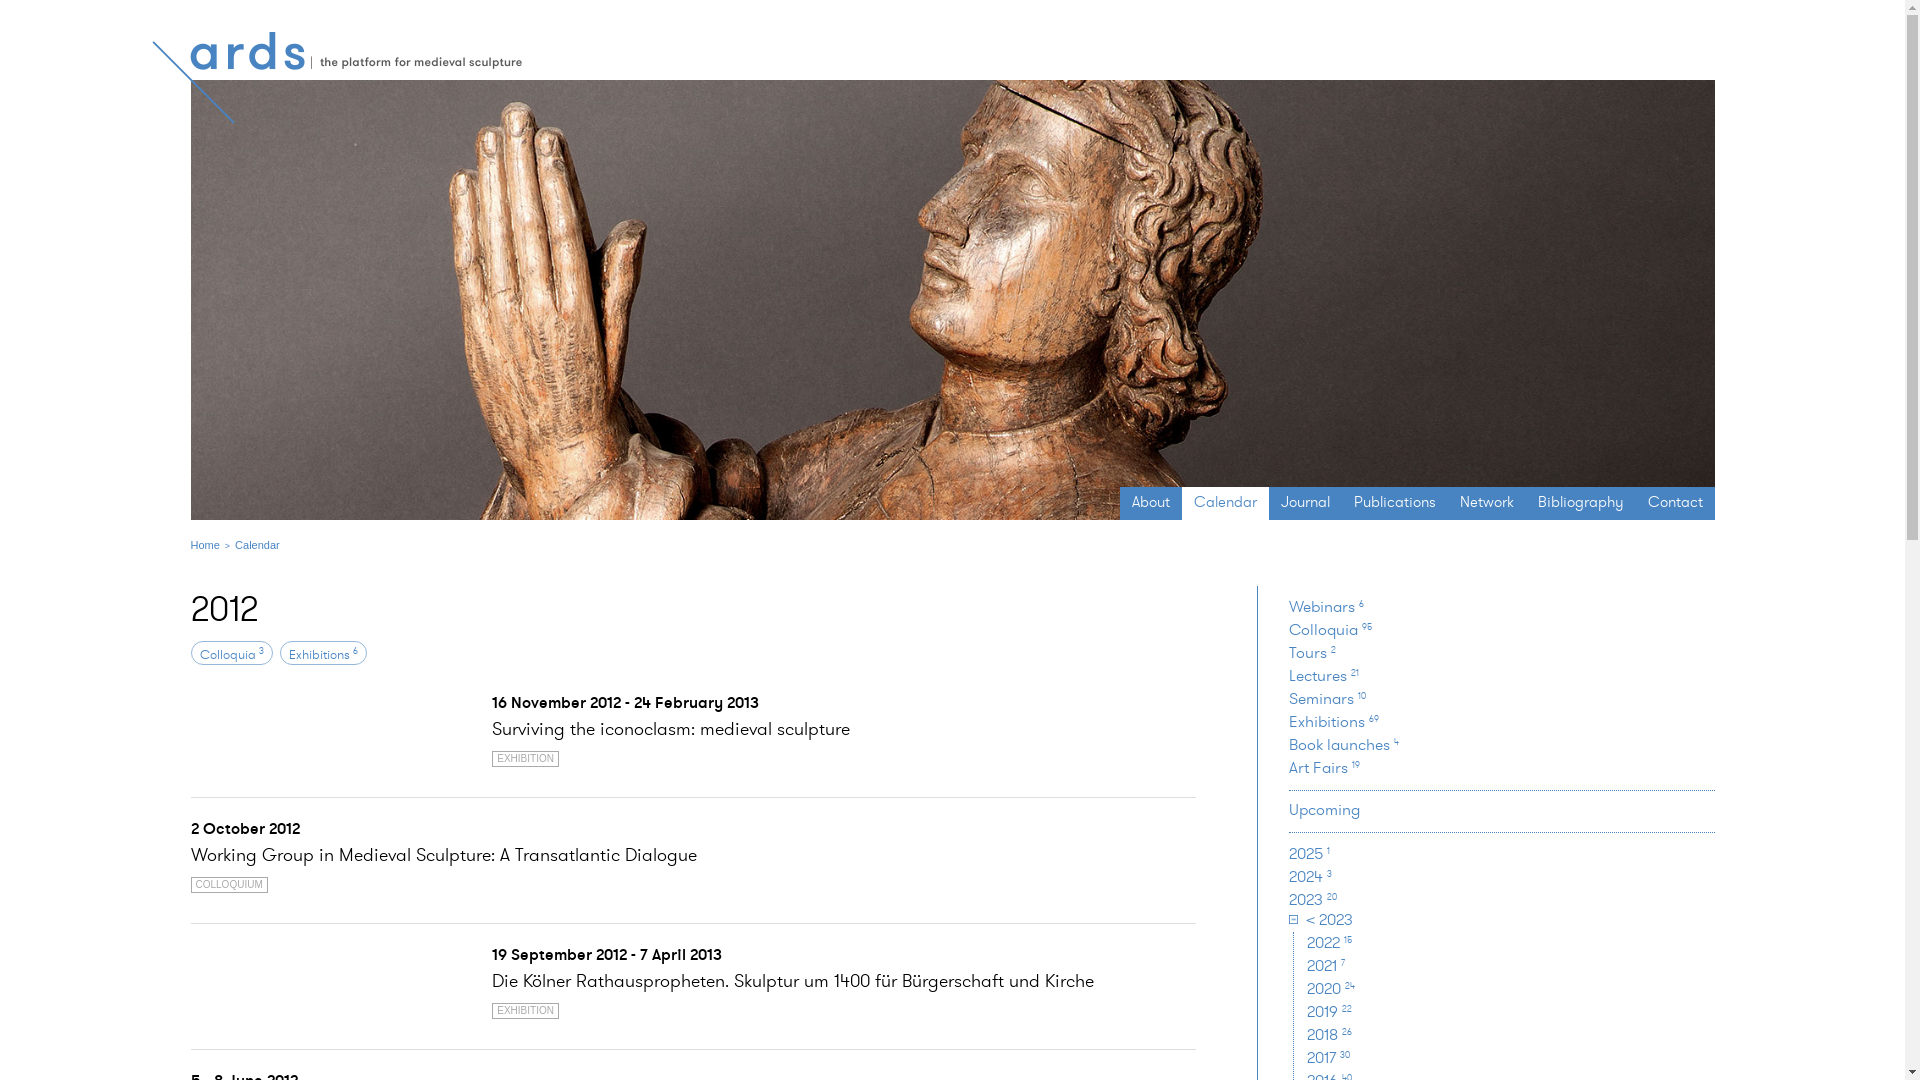  What do you see at coordinates (1224, 500) in the screenshot?
I see `'Calendar'` at bounding box center [1224, 500].